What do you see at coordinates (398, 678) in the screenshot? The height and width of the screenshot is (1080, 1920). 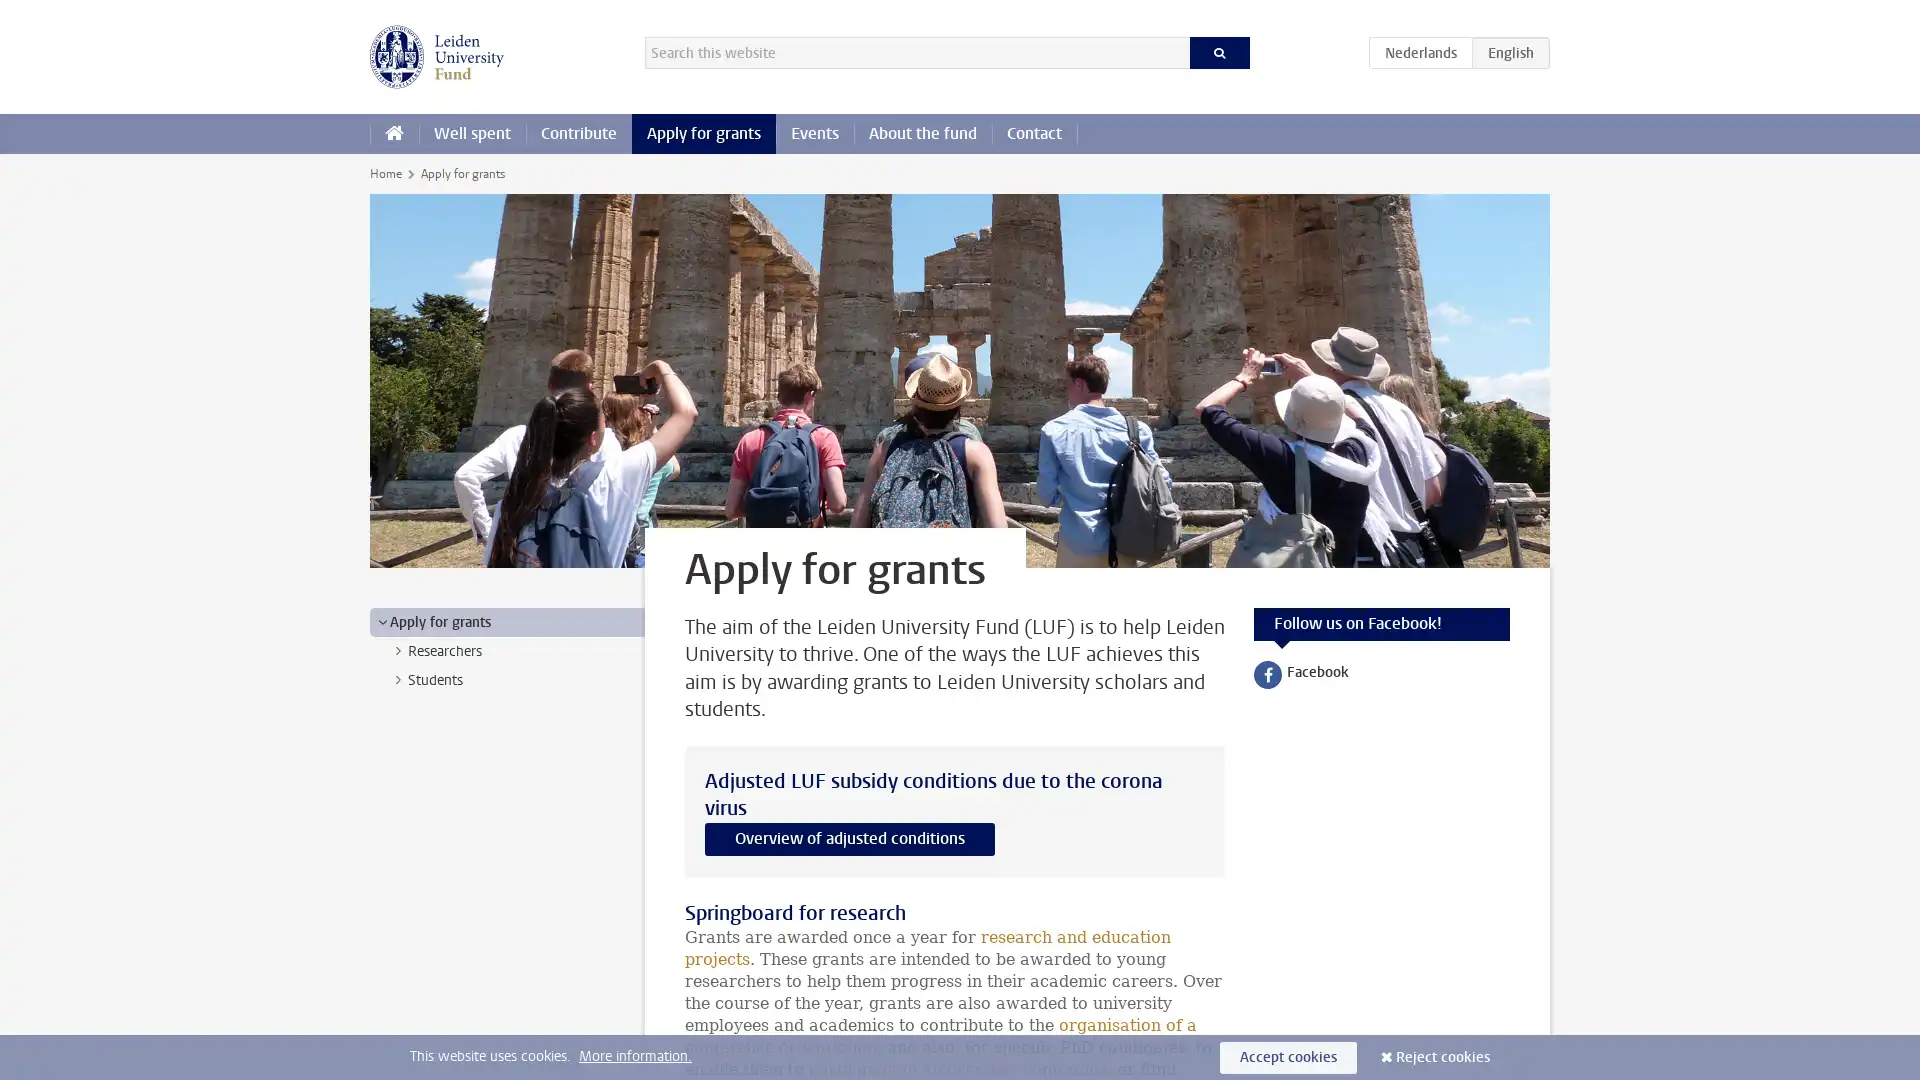 I see `>` at bounding box center [398, 678].